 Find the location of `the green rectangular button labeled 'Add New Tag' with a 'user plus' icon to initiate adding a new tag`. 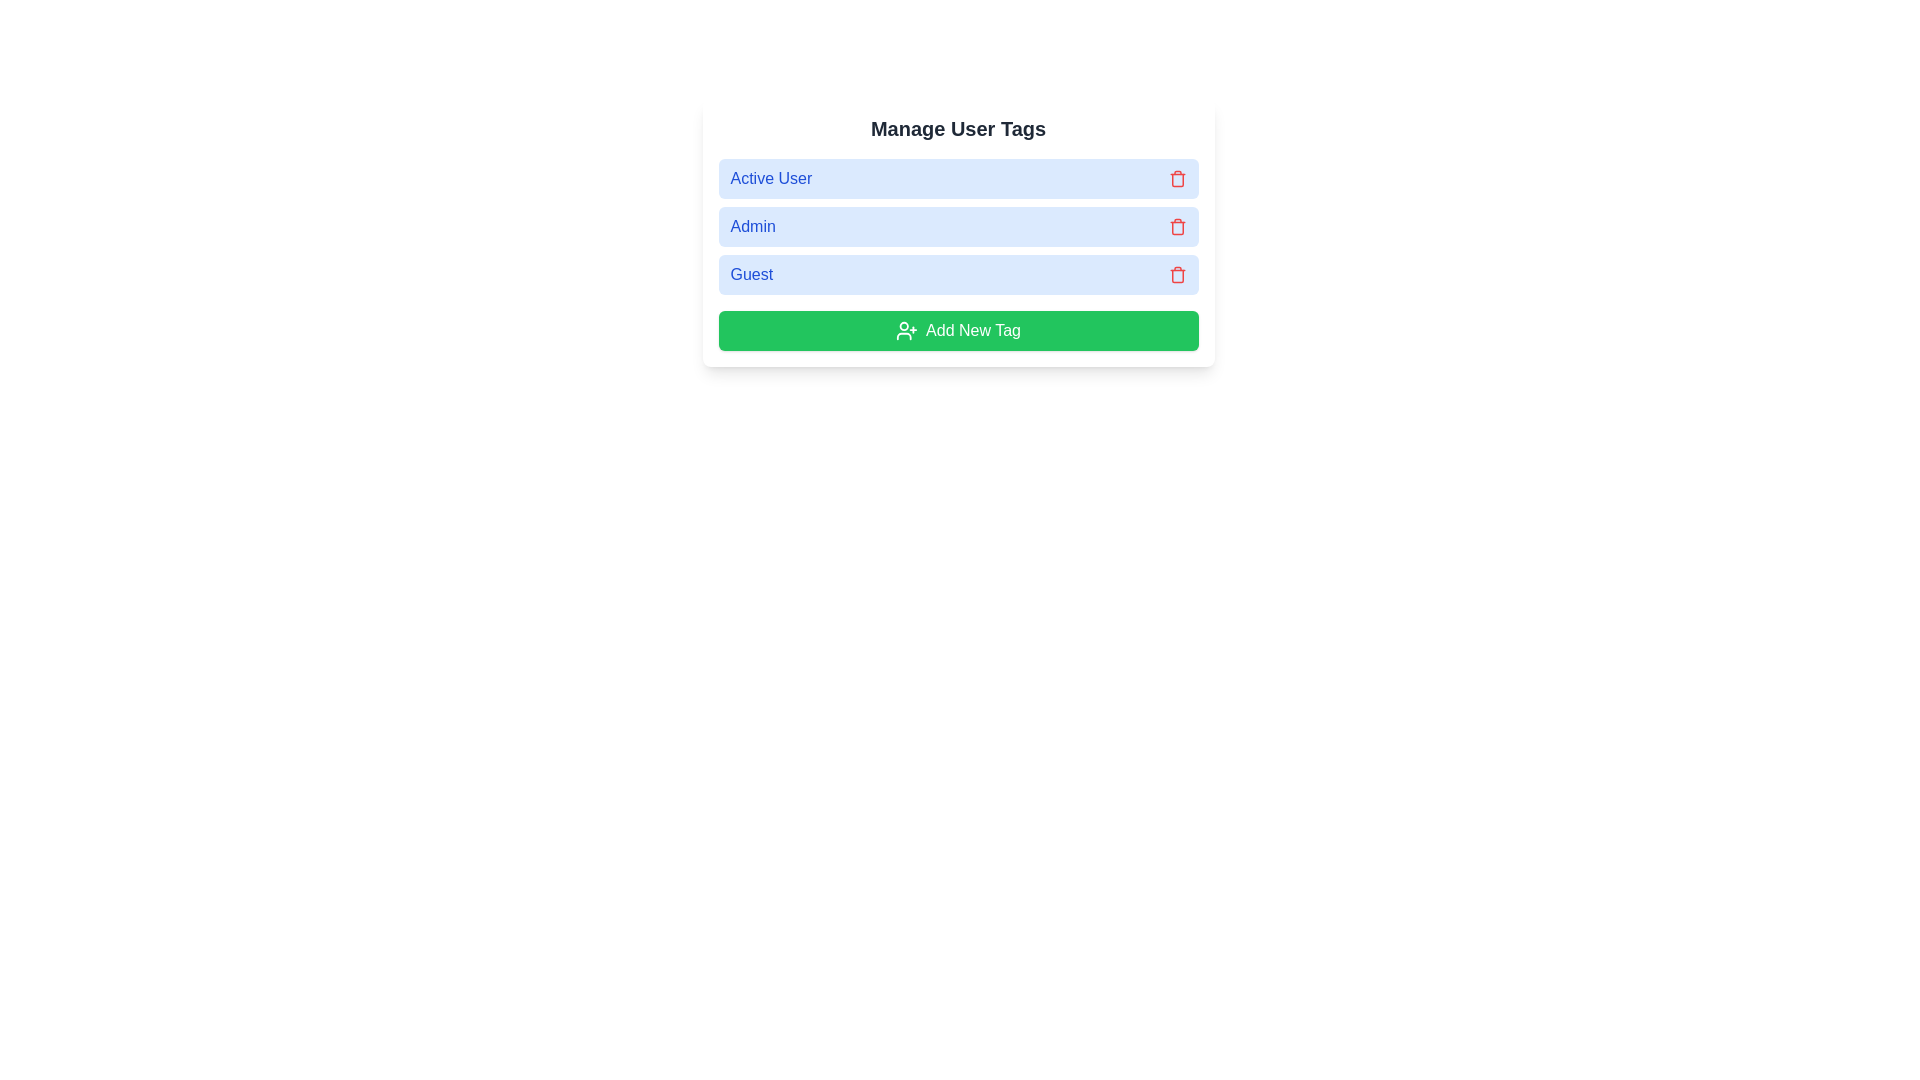

the green rectangular button labeled 'Add New Tag' with a 'user plus' icon to initiate adding a new tag is located at coordinates (957, 330).